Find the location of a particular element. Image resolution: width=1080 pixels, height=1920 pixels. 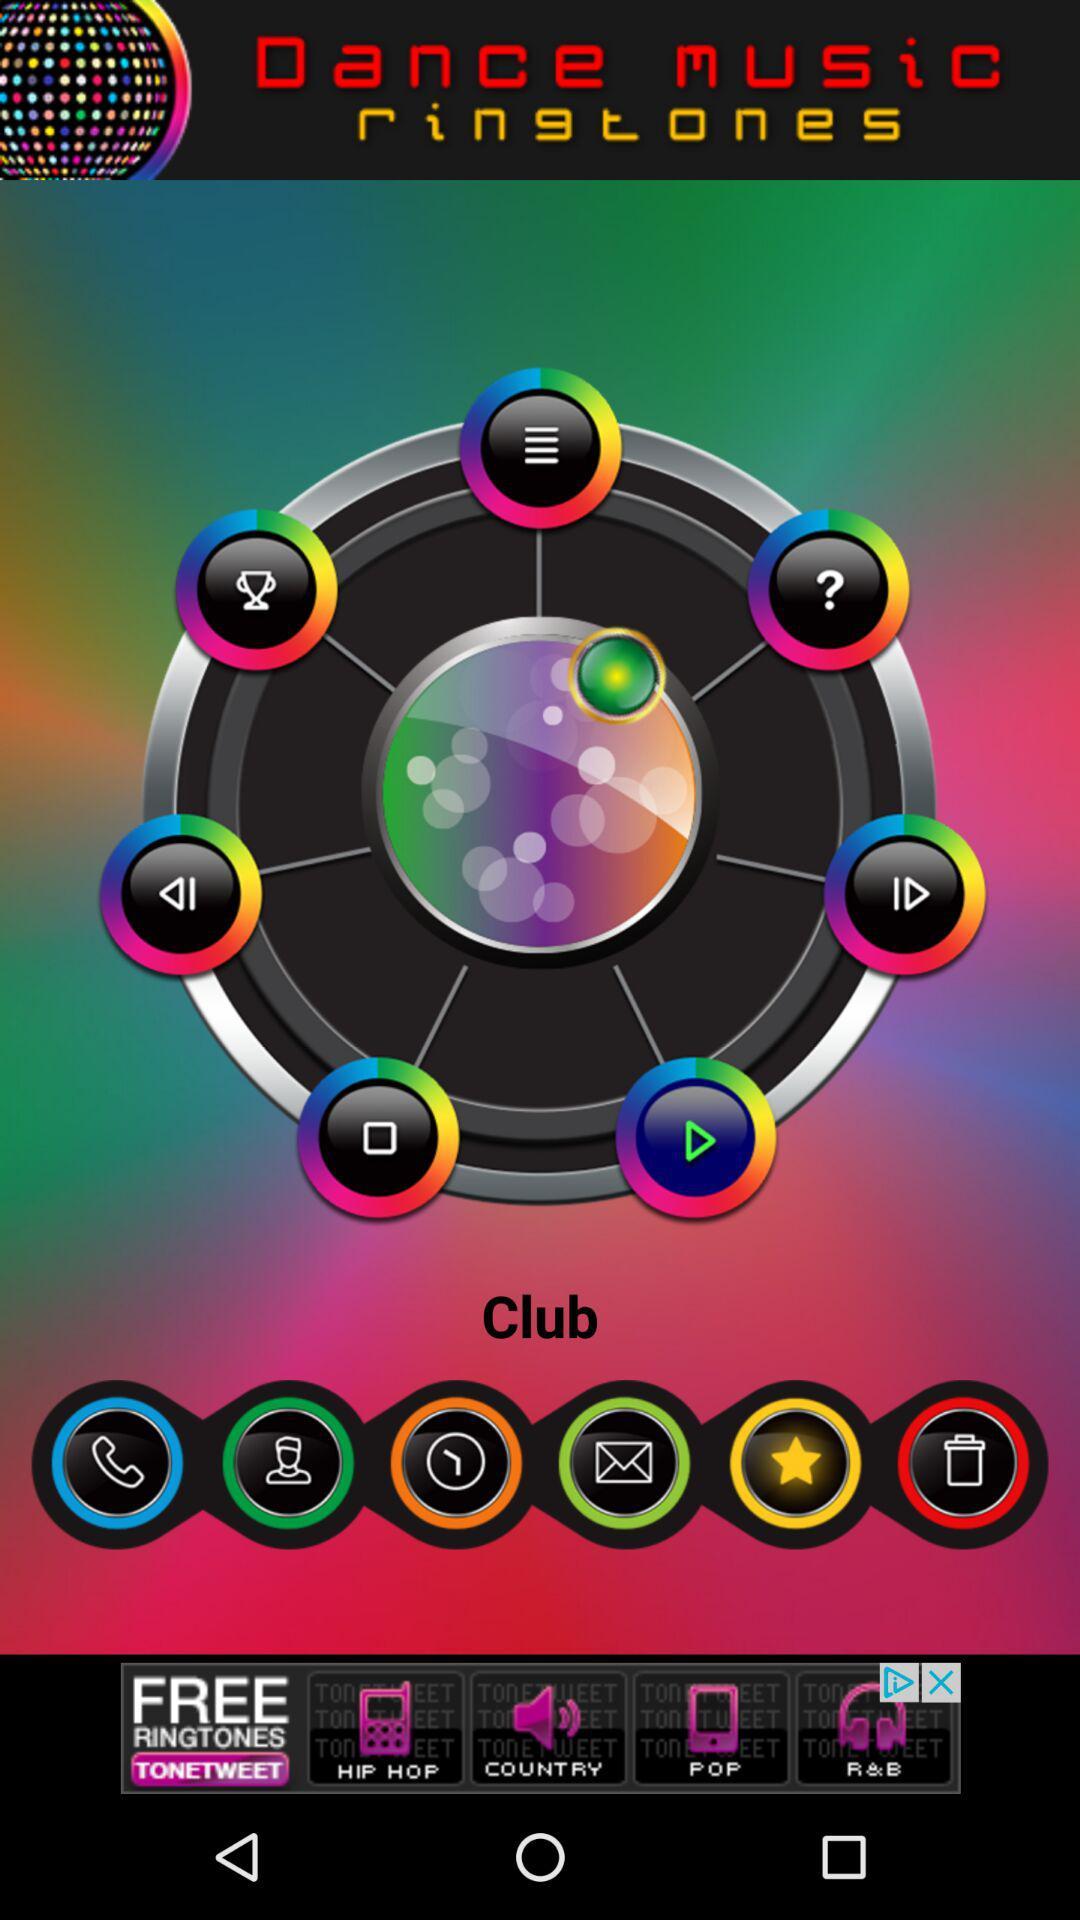

the star icon is located at coordinates (793, 1566).